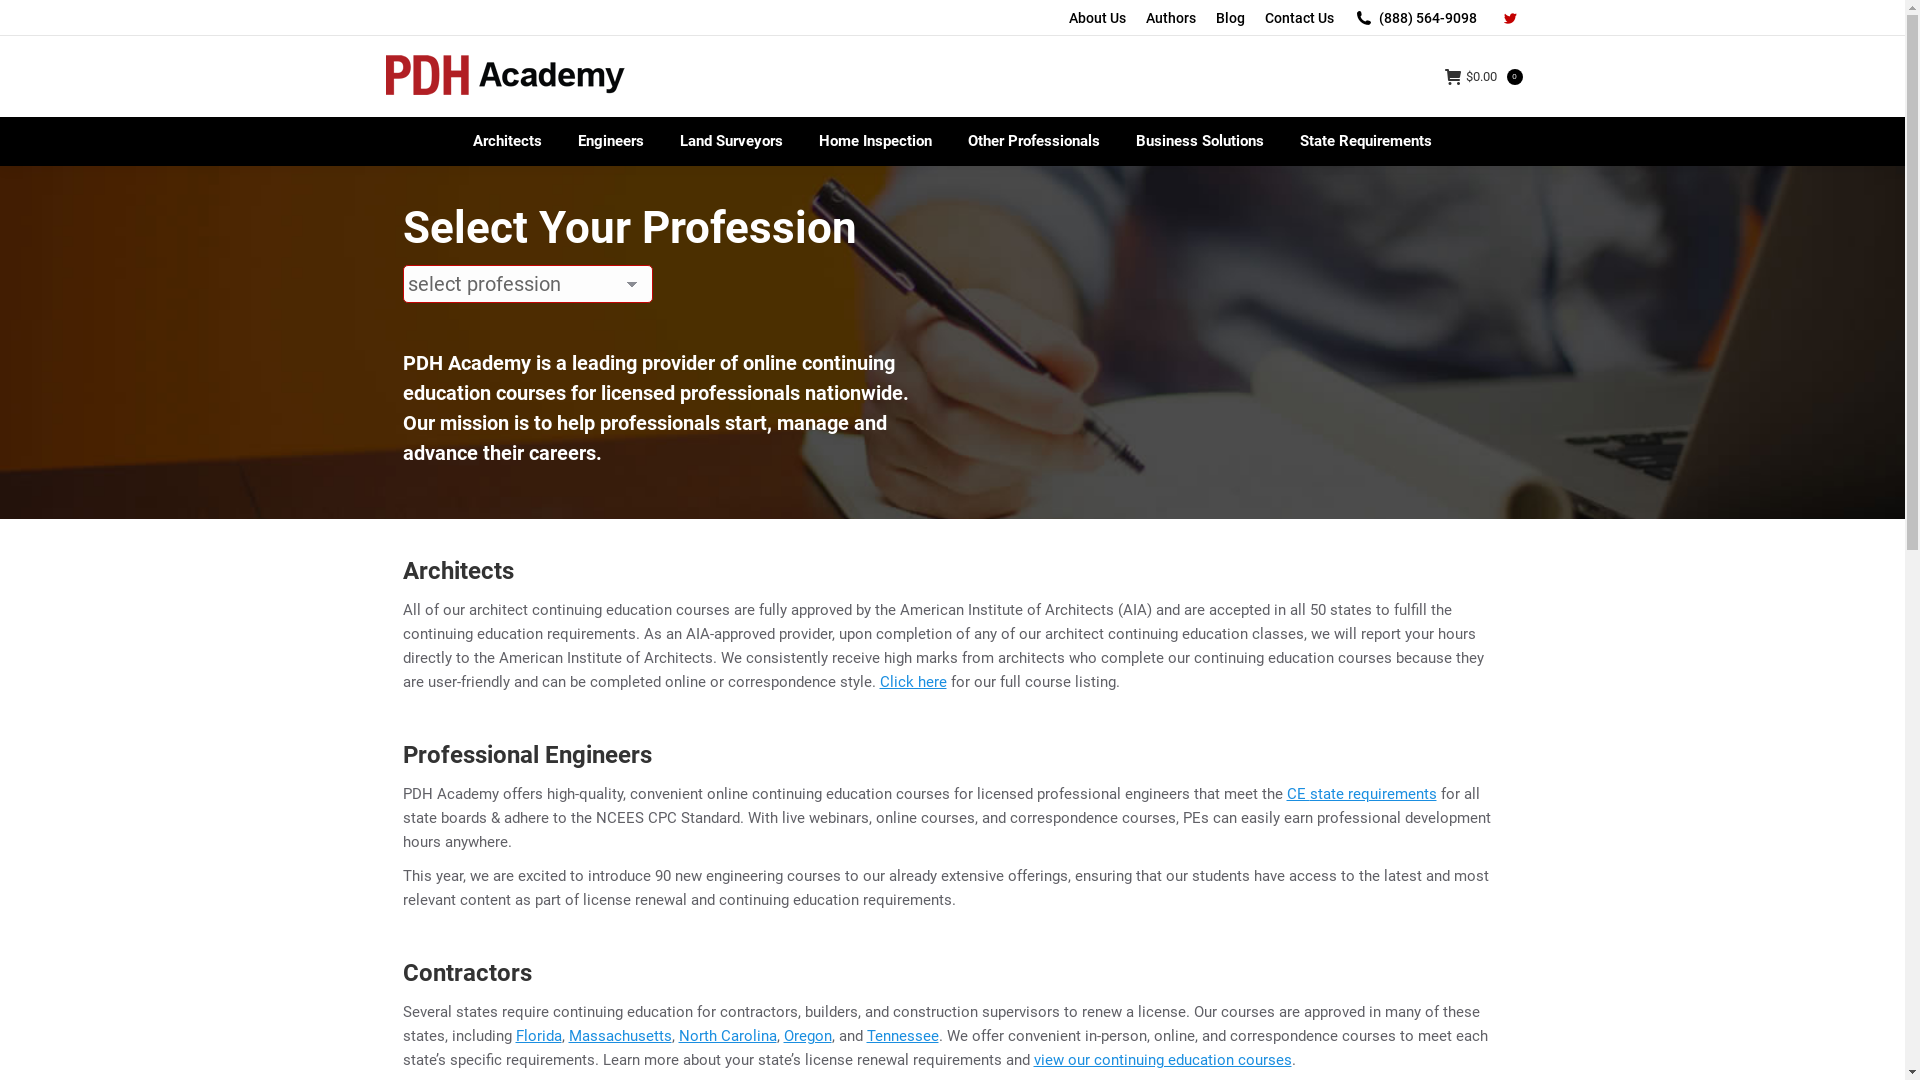 The image size is (1920, 1080). Describe the element at coordinates (912, 681) in the screenshot. I see `'Click here'` at that location.